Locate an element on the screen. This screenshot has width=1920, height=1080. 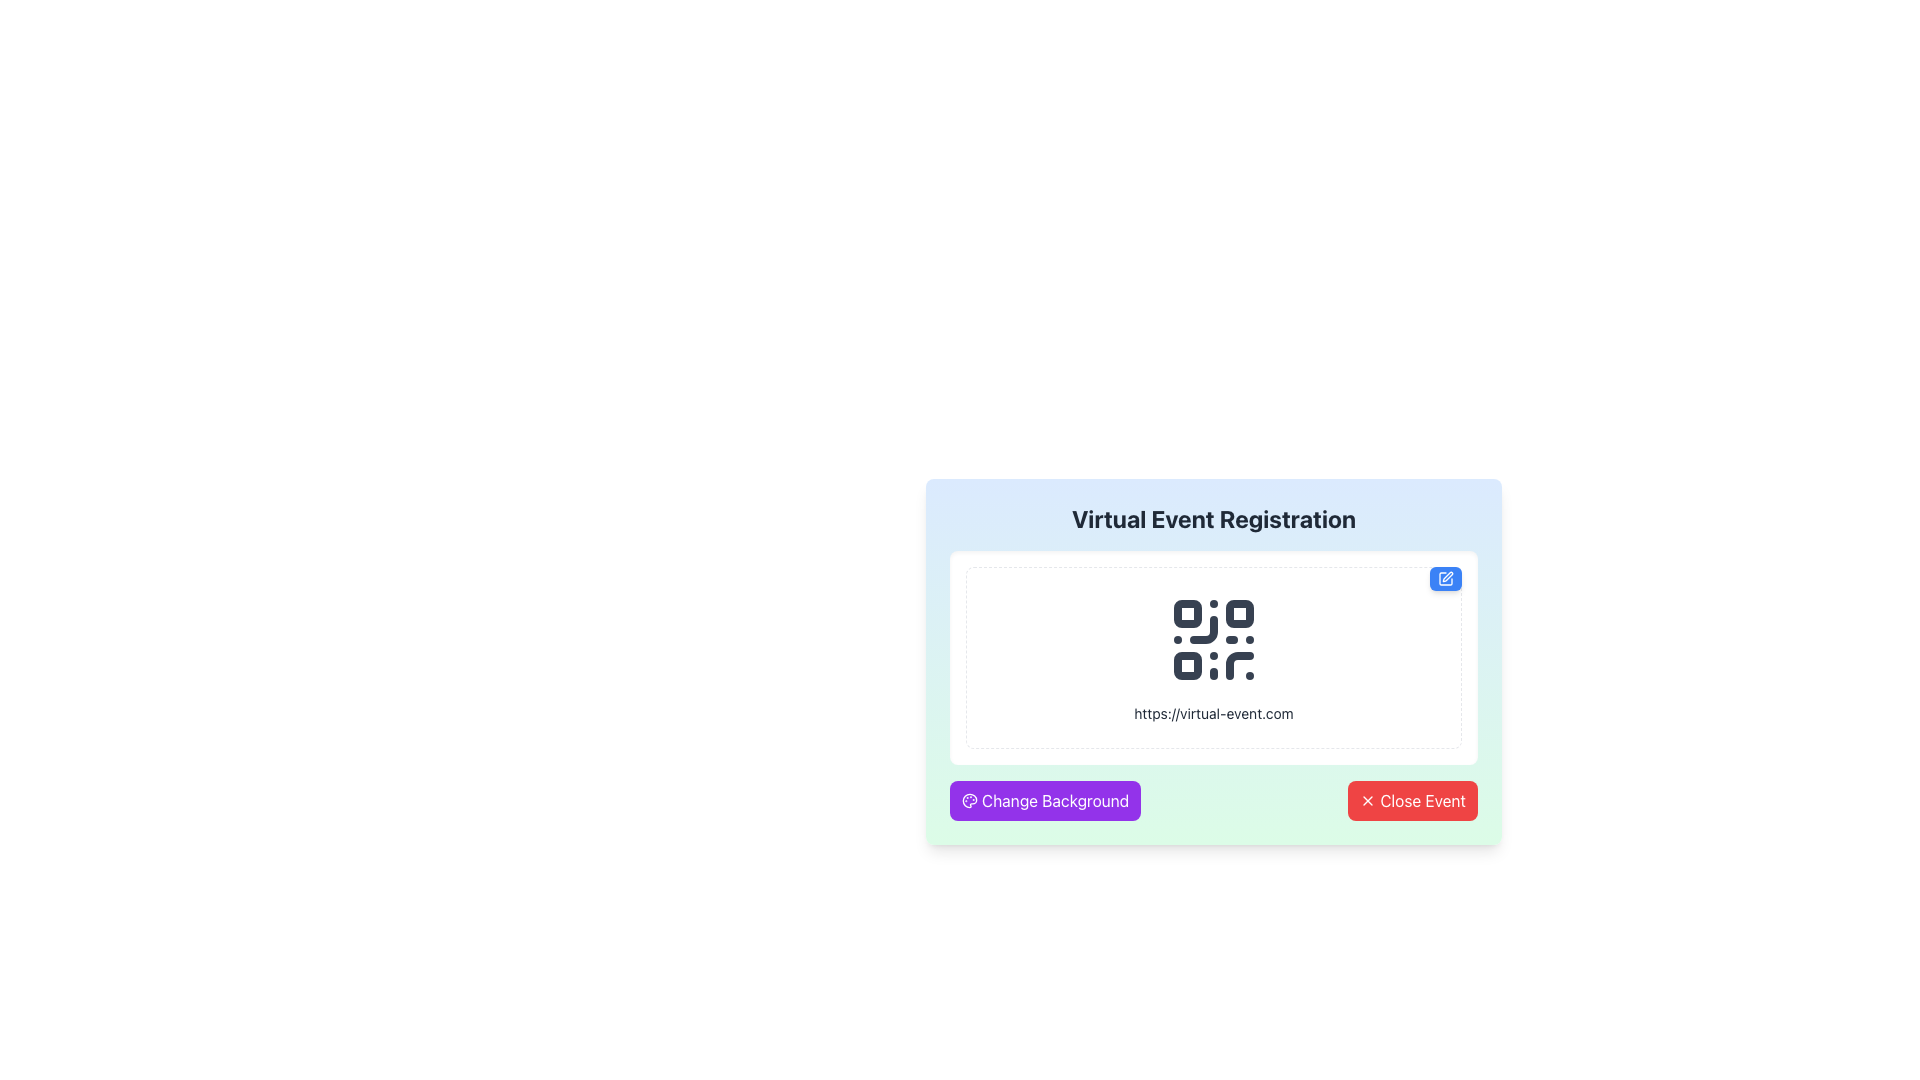
the decorative part of the QR code icon, specifically the small rounded rectangle located in the top-right quadrant of the QR code is located at coordinates (1238, 612).